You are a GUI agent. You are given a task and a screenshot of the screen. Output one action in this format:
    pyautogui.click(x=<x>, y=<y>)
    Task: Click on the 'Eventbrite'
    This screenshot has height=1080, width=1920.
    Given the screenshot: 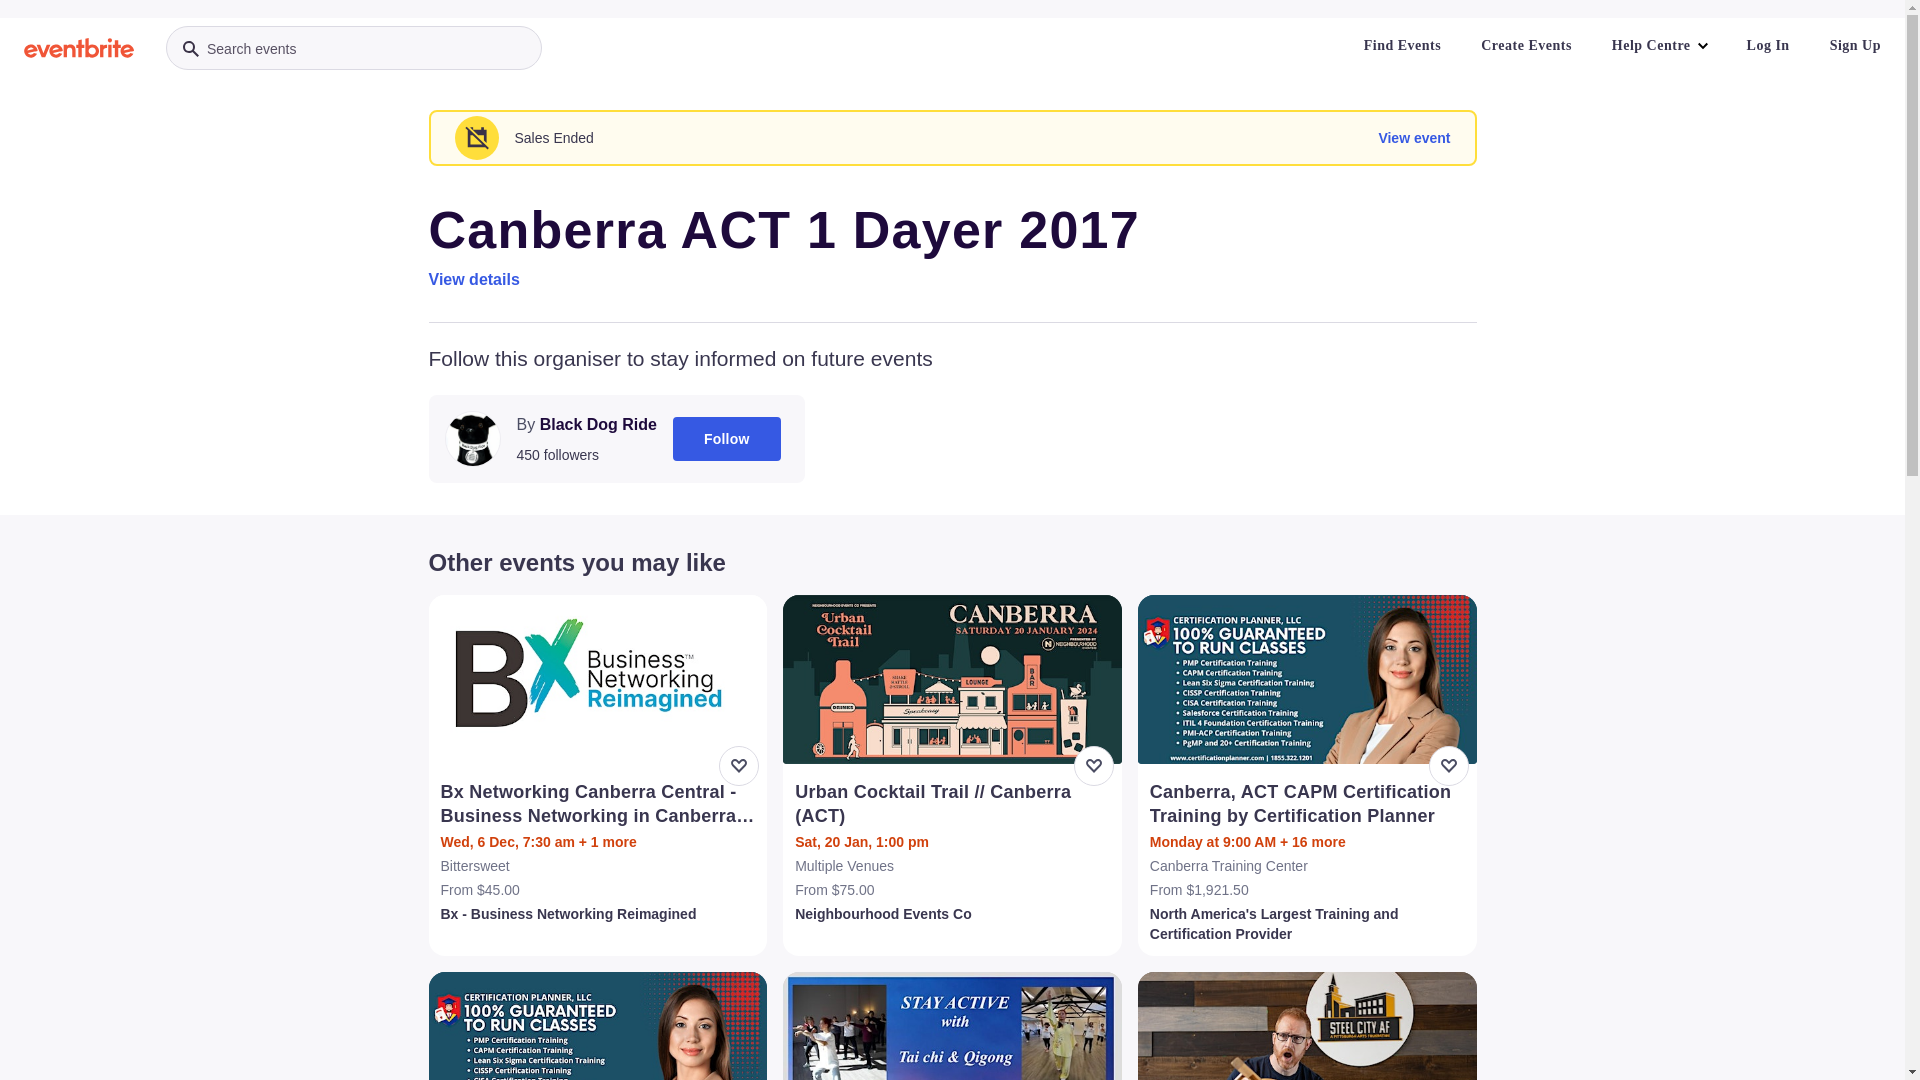 What is the action you would take?
    pyautogui.click(x=78, y=46)
    